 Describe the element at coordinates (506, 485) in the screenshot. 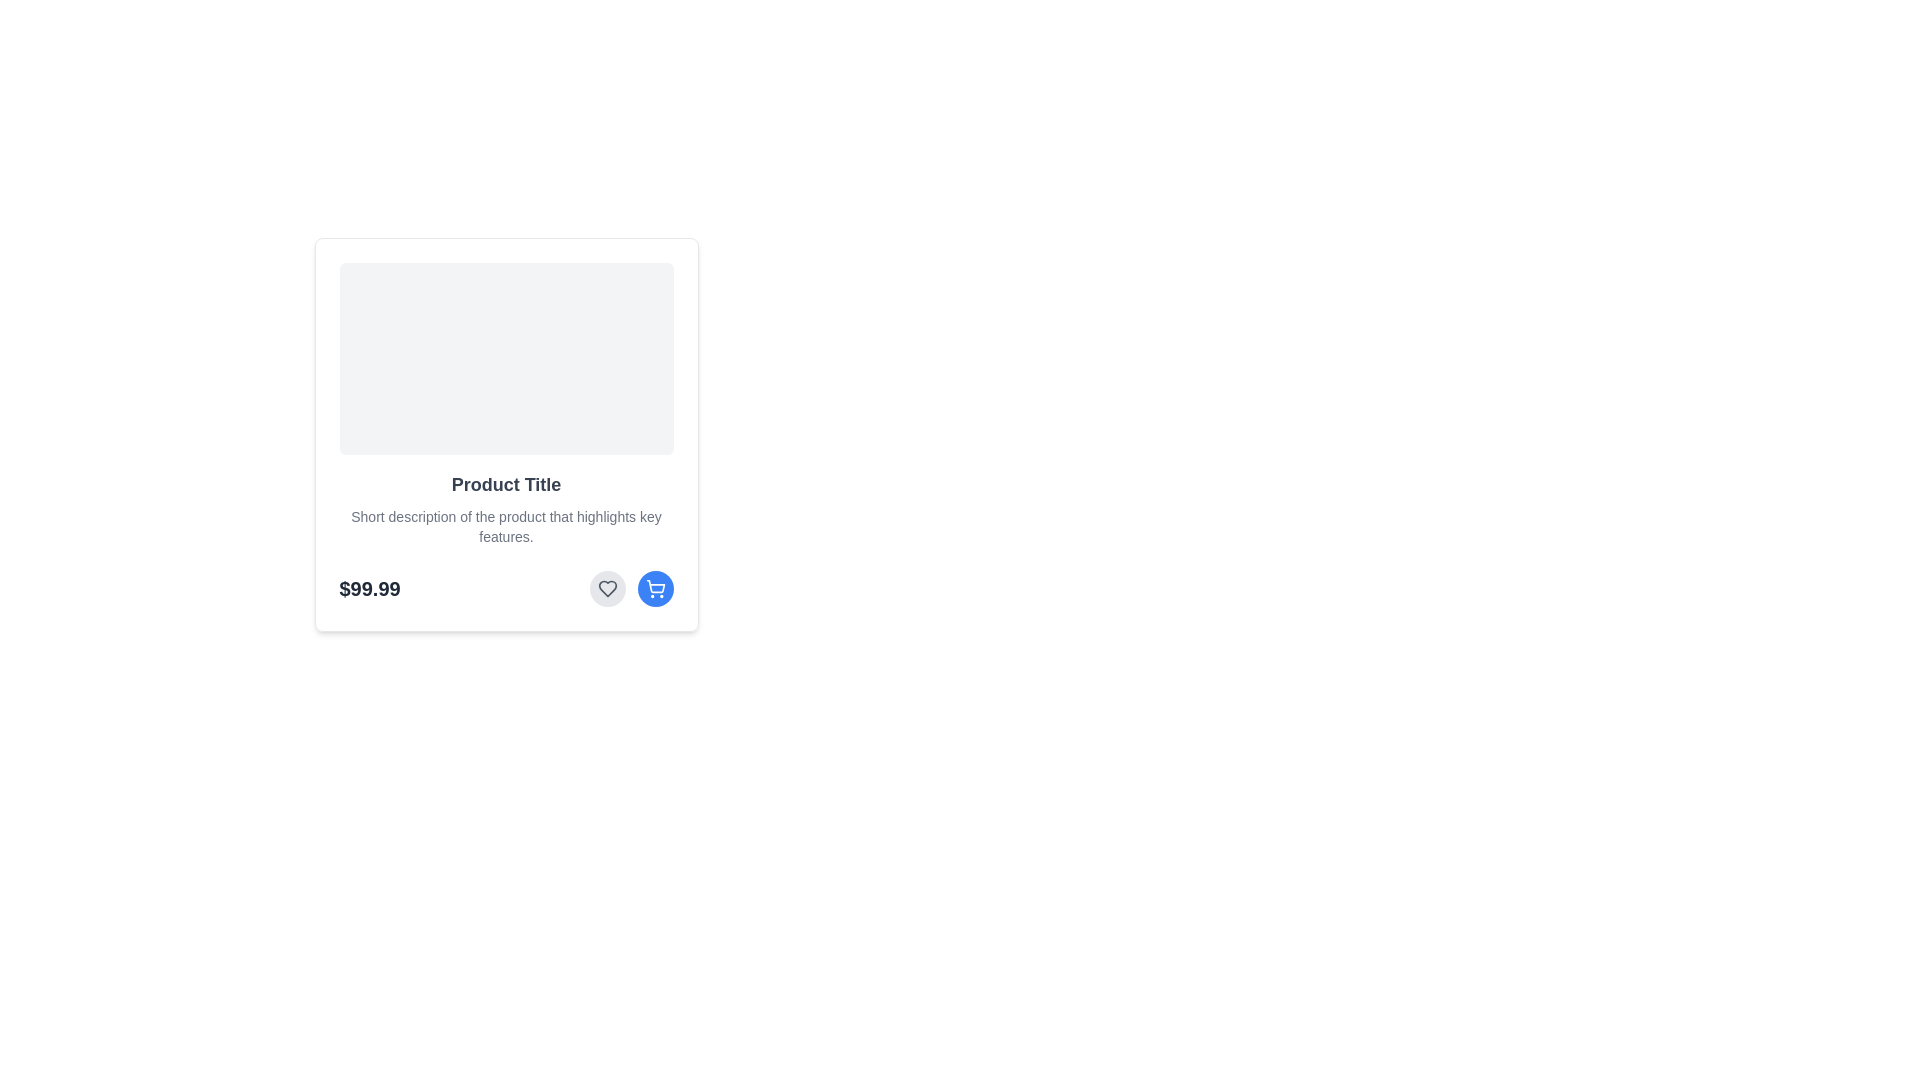

I see `the text label displaying the product name in the card interface` at that location.